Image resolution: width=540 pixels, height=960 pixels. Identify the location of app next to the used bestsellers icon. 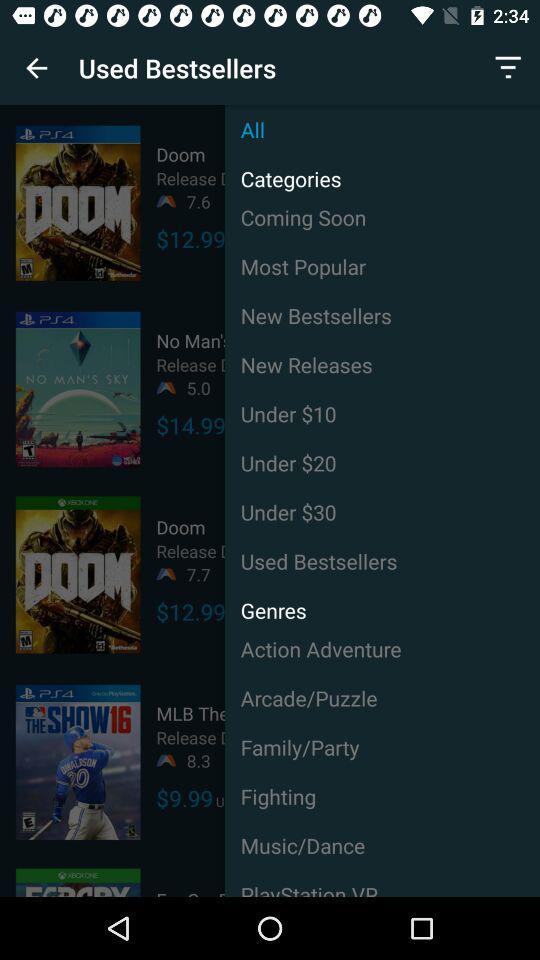
(508, 68).